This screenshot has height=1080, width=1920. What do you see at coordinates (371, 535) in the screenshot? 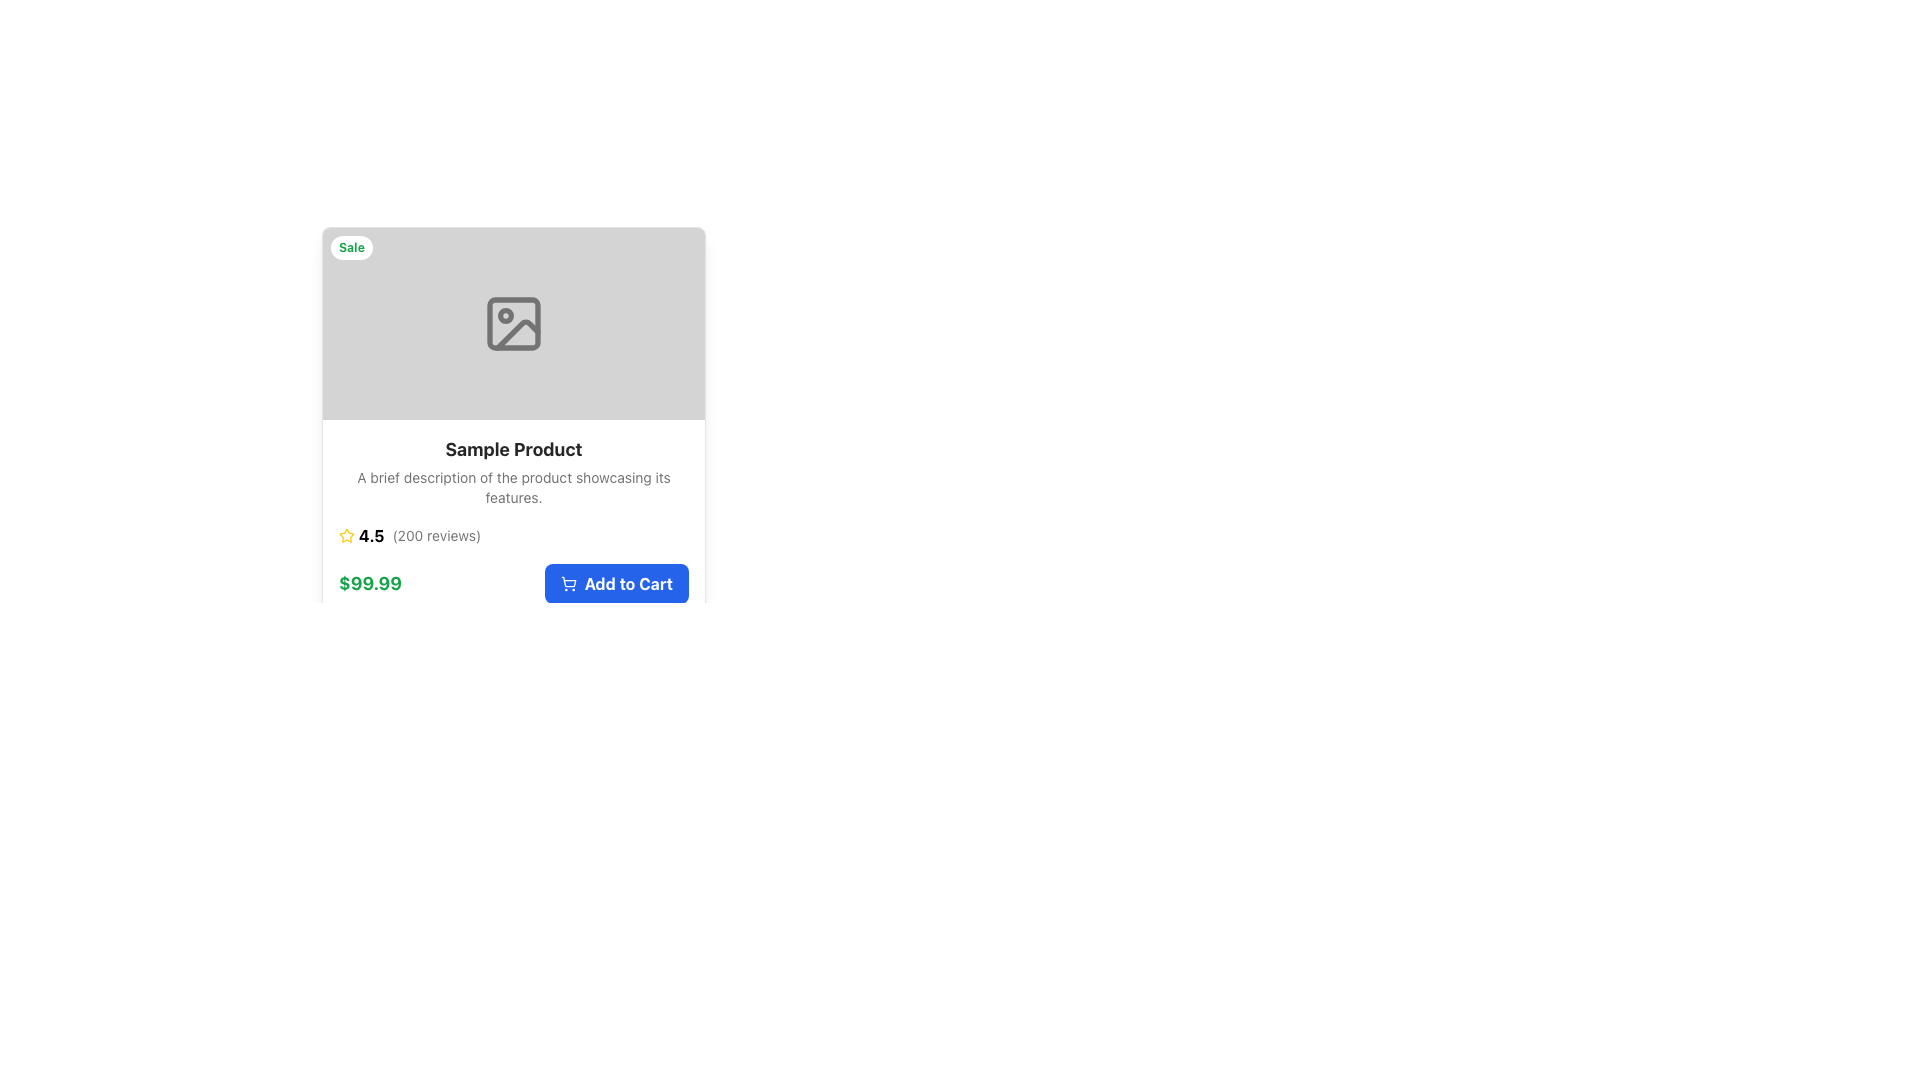
I see `text element displaying '4.5', which is styled with a clean font and located near a yellow star icon and the text '(200 reviews)'` at bounding box center [371, 535].